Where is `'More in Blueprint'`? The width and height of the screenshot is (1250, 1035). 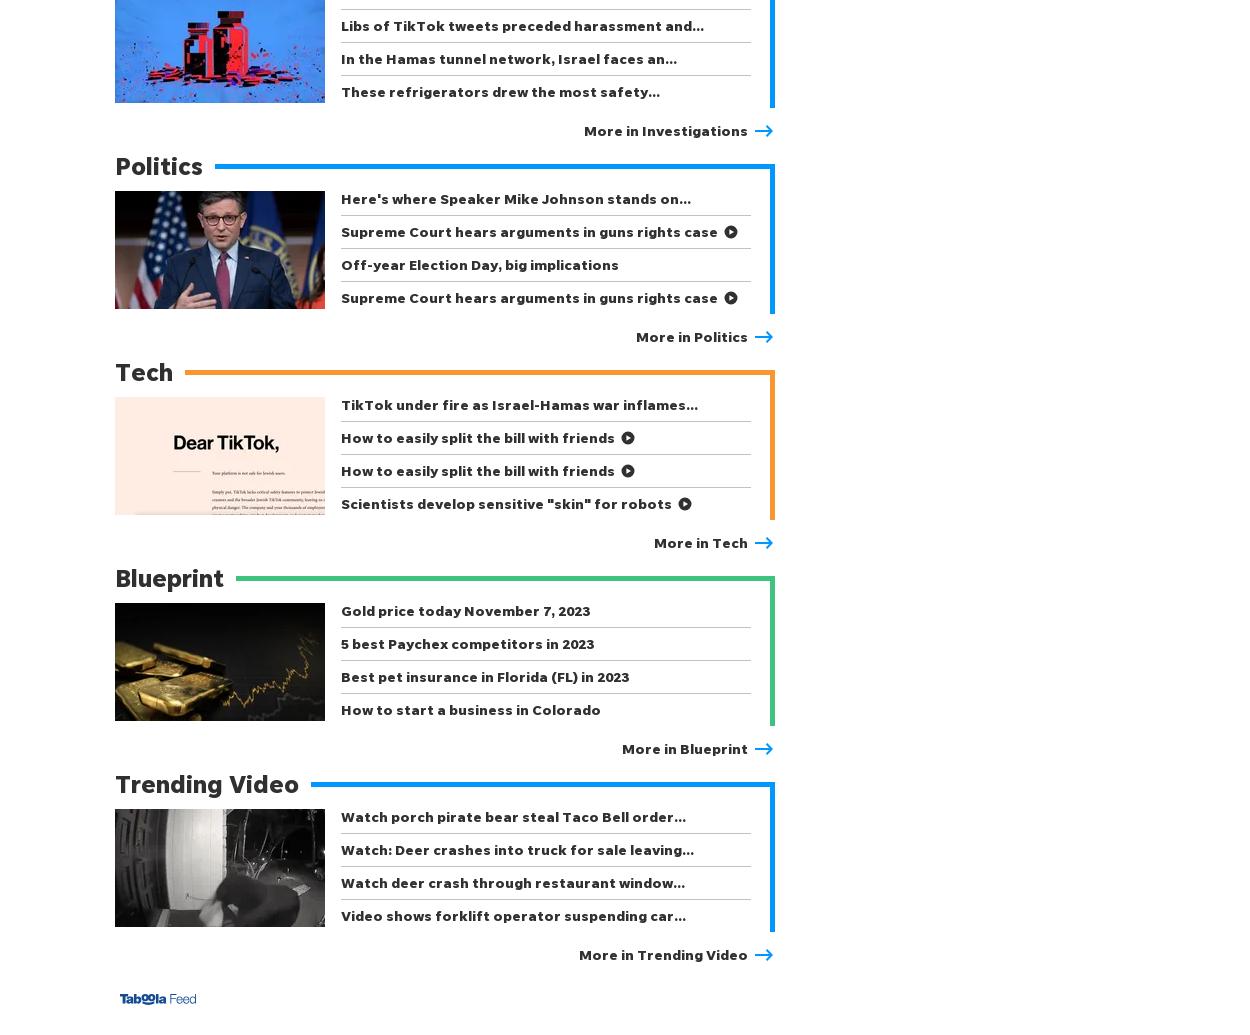 'More in Blueprint' is located at coordinates (685, 747).